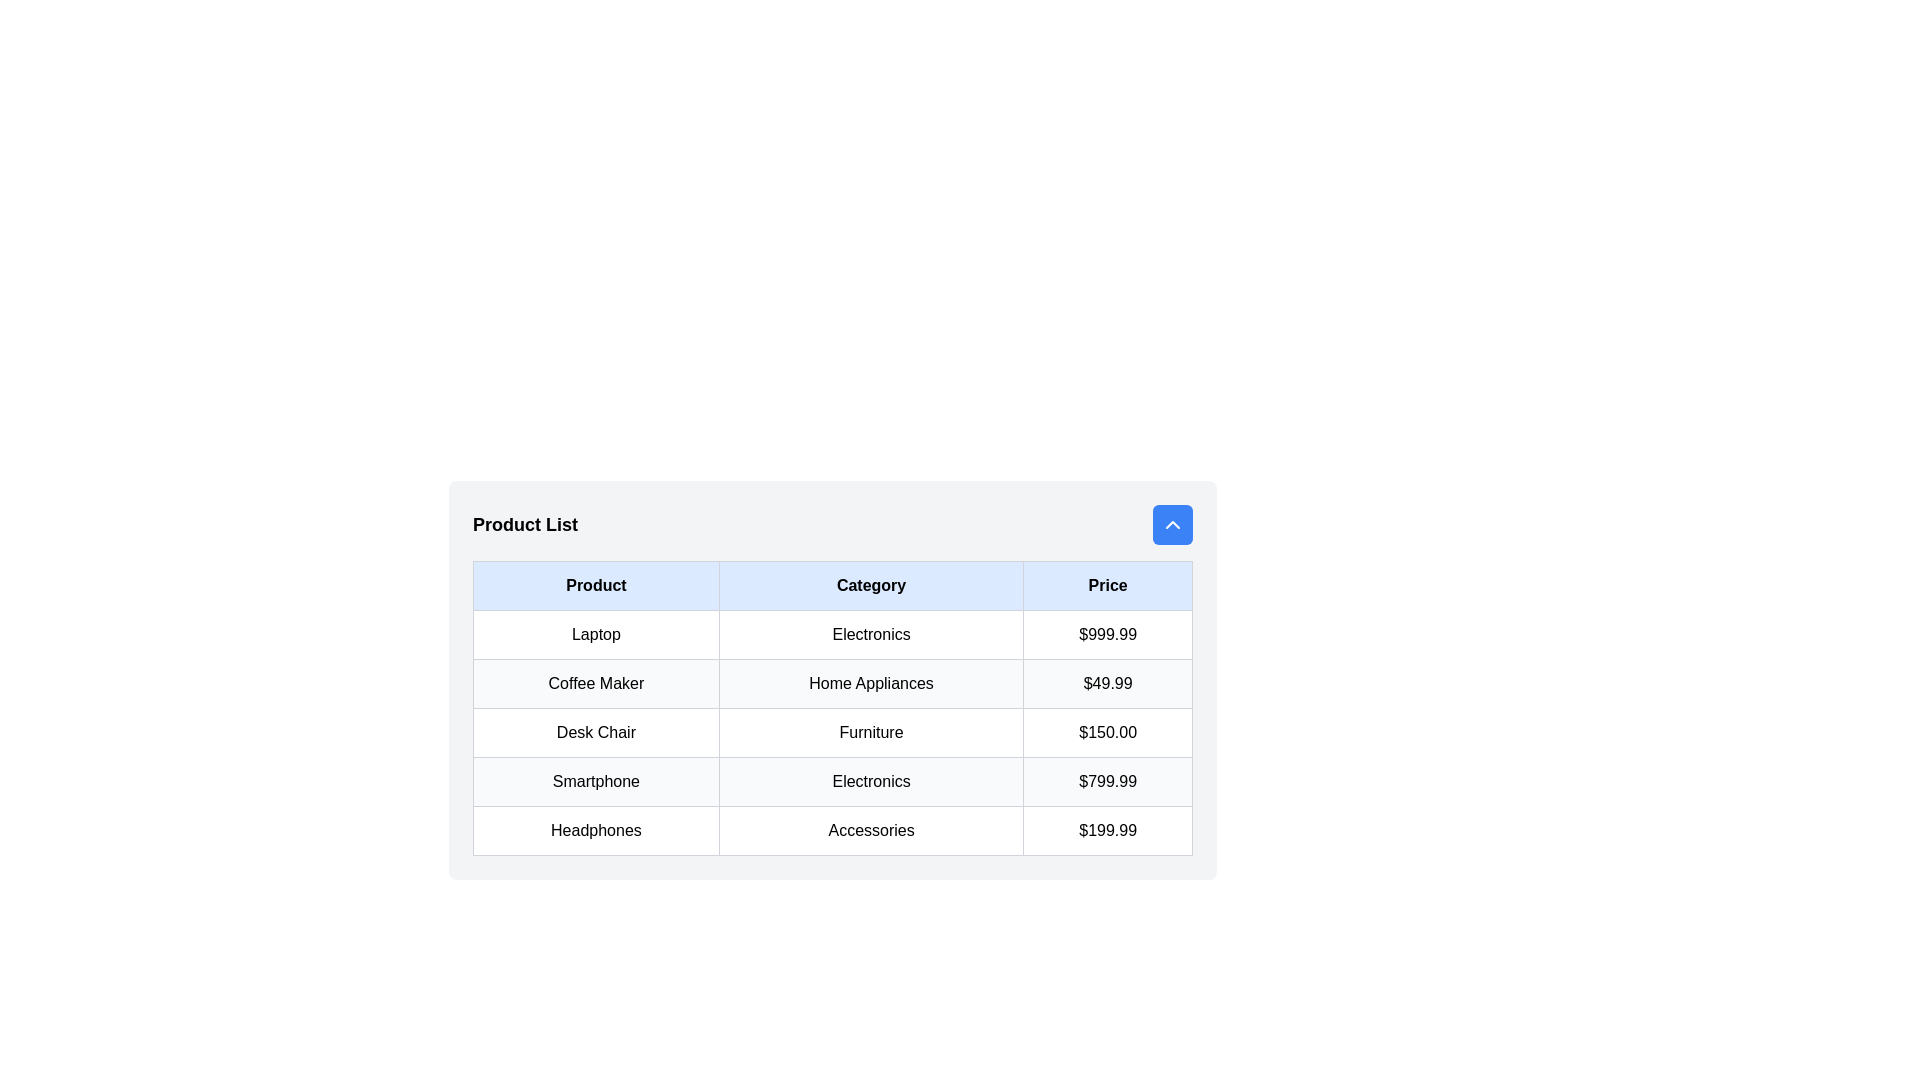  Describe the element at coordinates (871, 682) in the screenshot. I see `text displayed in the second cell of the 'Category' column, which shows 'Home Appliances'` at that location.